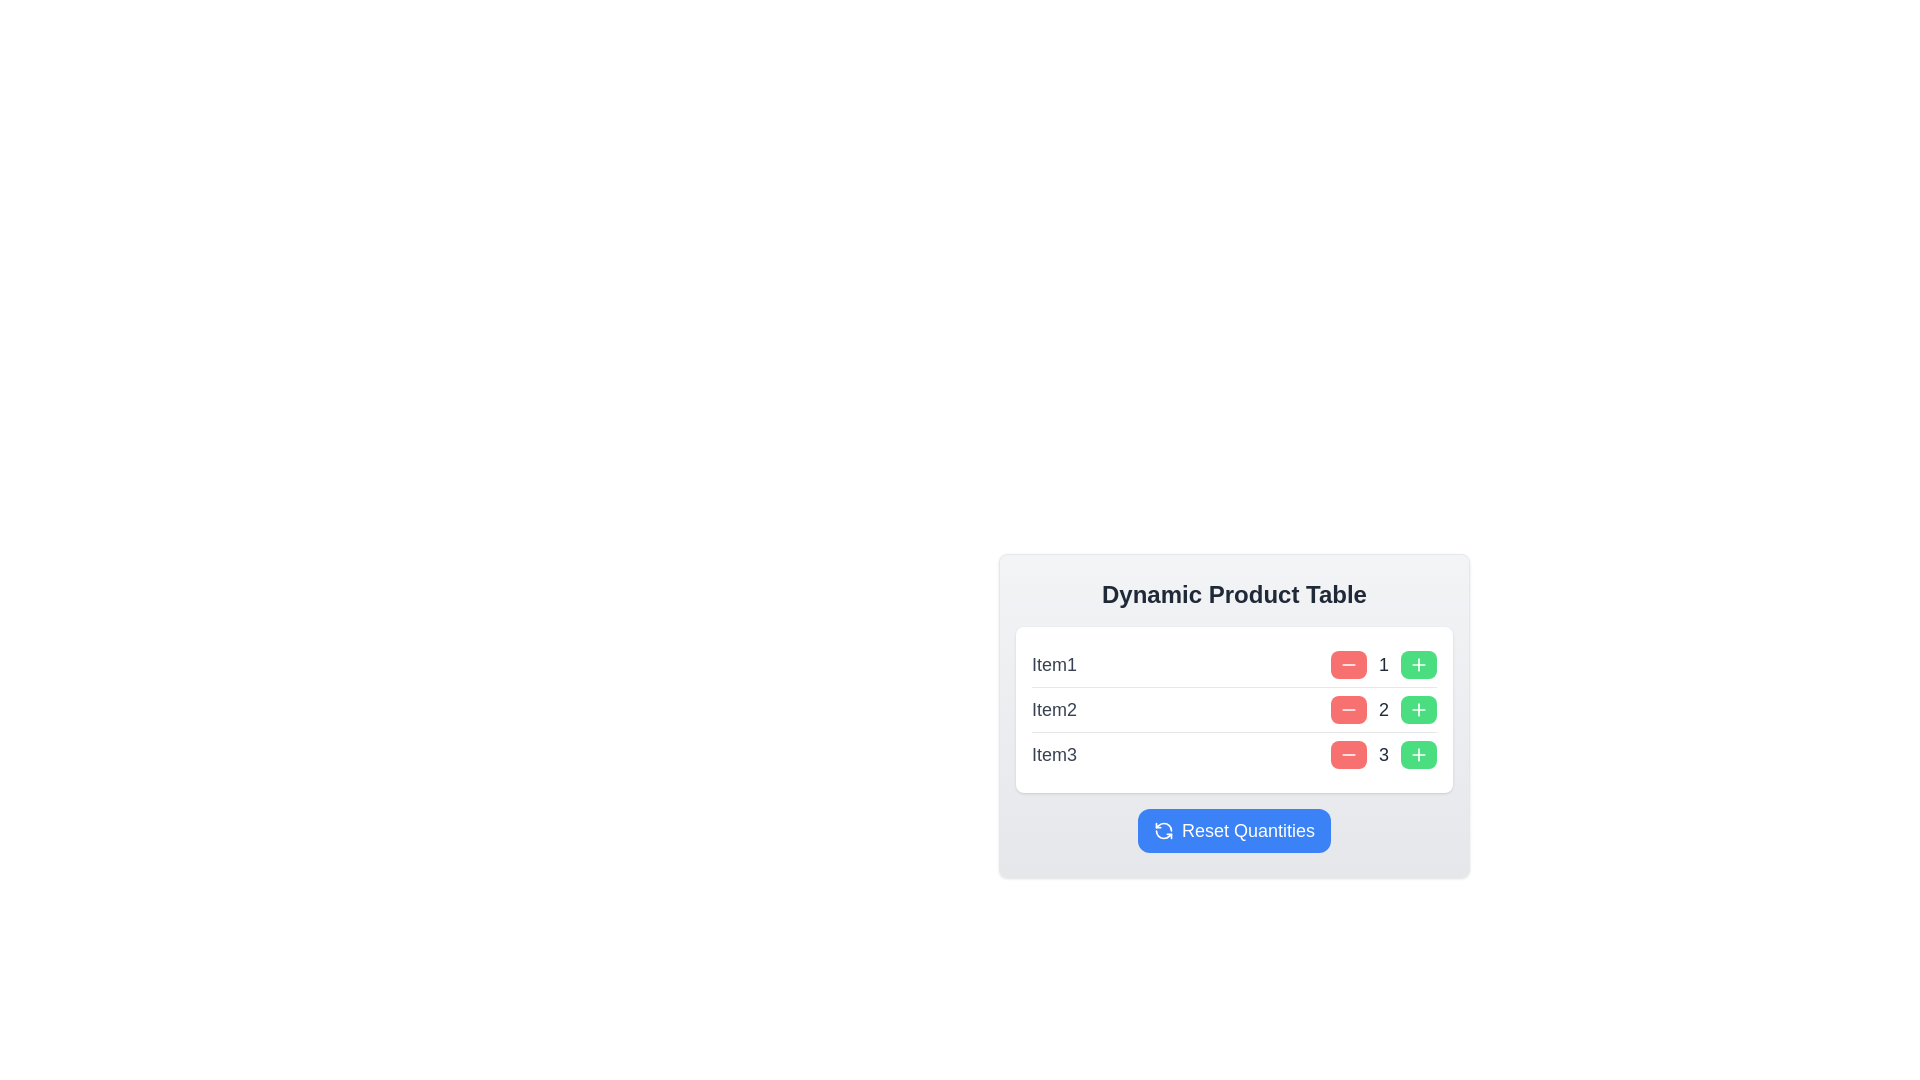 The width and height of the screenshot is (1920, 1080). What do you see at coordinates (1382, 664) in the screenshot?
I see `the static text label displaying the current count in the first row of the 'Dynamic Product Table', which is centrally located between the decrement (minus) and increment (plus) buttons` at bounding box center [1382, 664].